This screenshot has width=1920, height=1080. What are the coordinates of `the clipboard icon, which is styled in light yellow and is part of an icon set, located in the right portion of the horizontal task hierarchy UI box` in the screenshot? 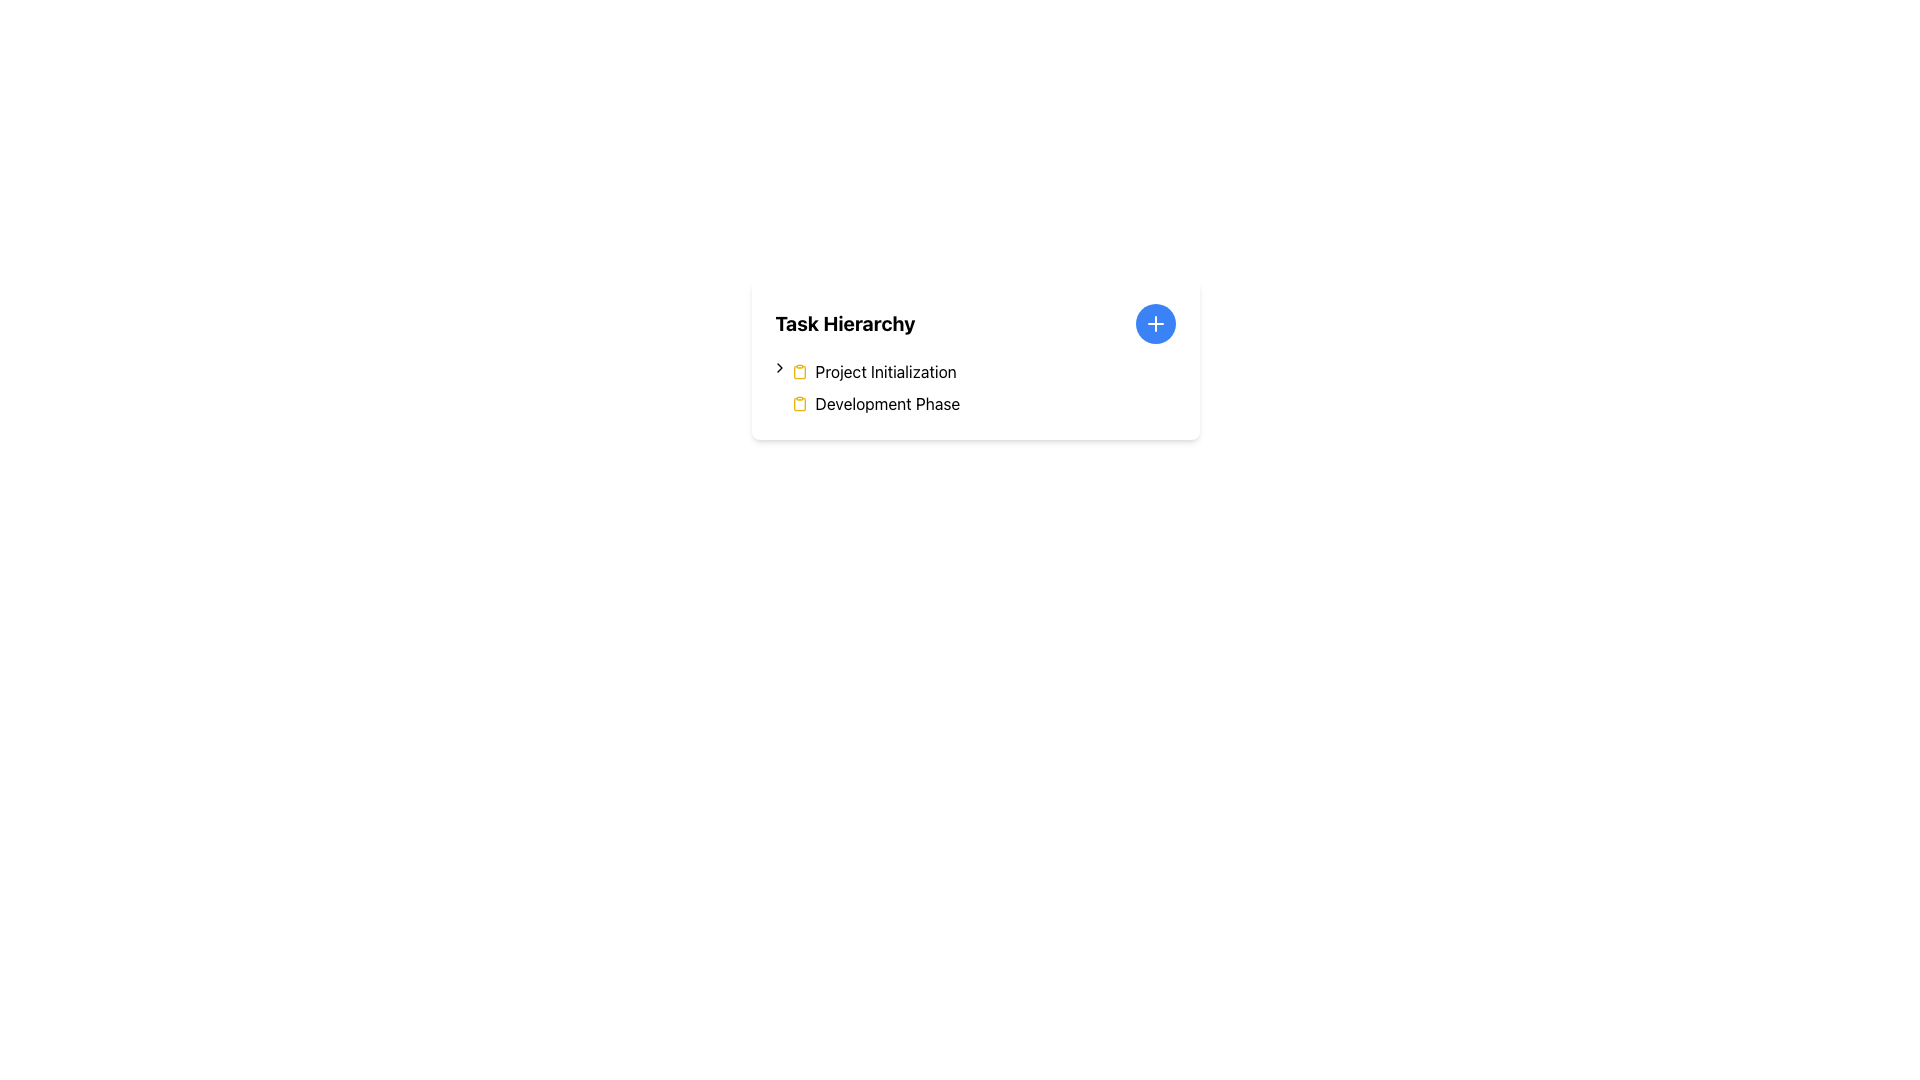 It's located at (798, 404).